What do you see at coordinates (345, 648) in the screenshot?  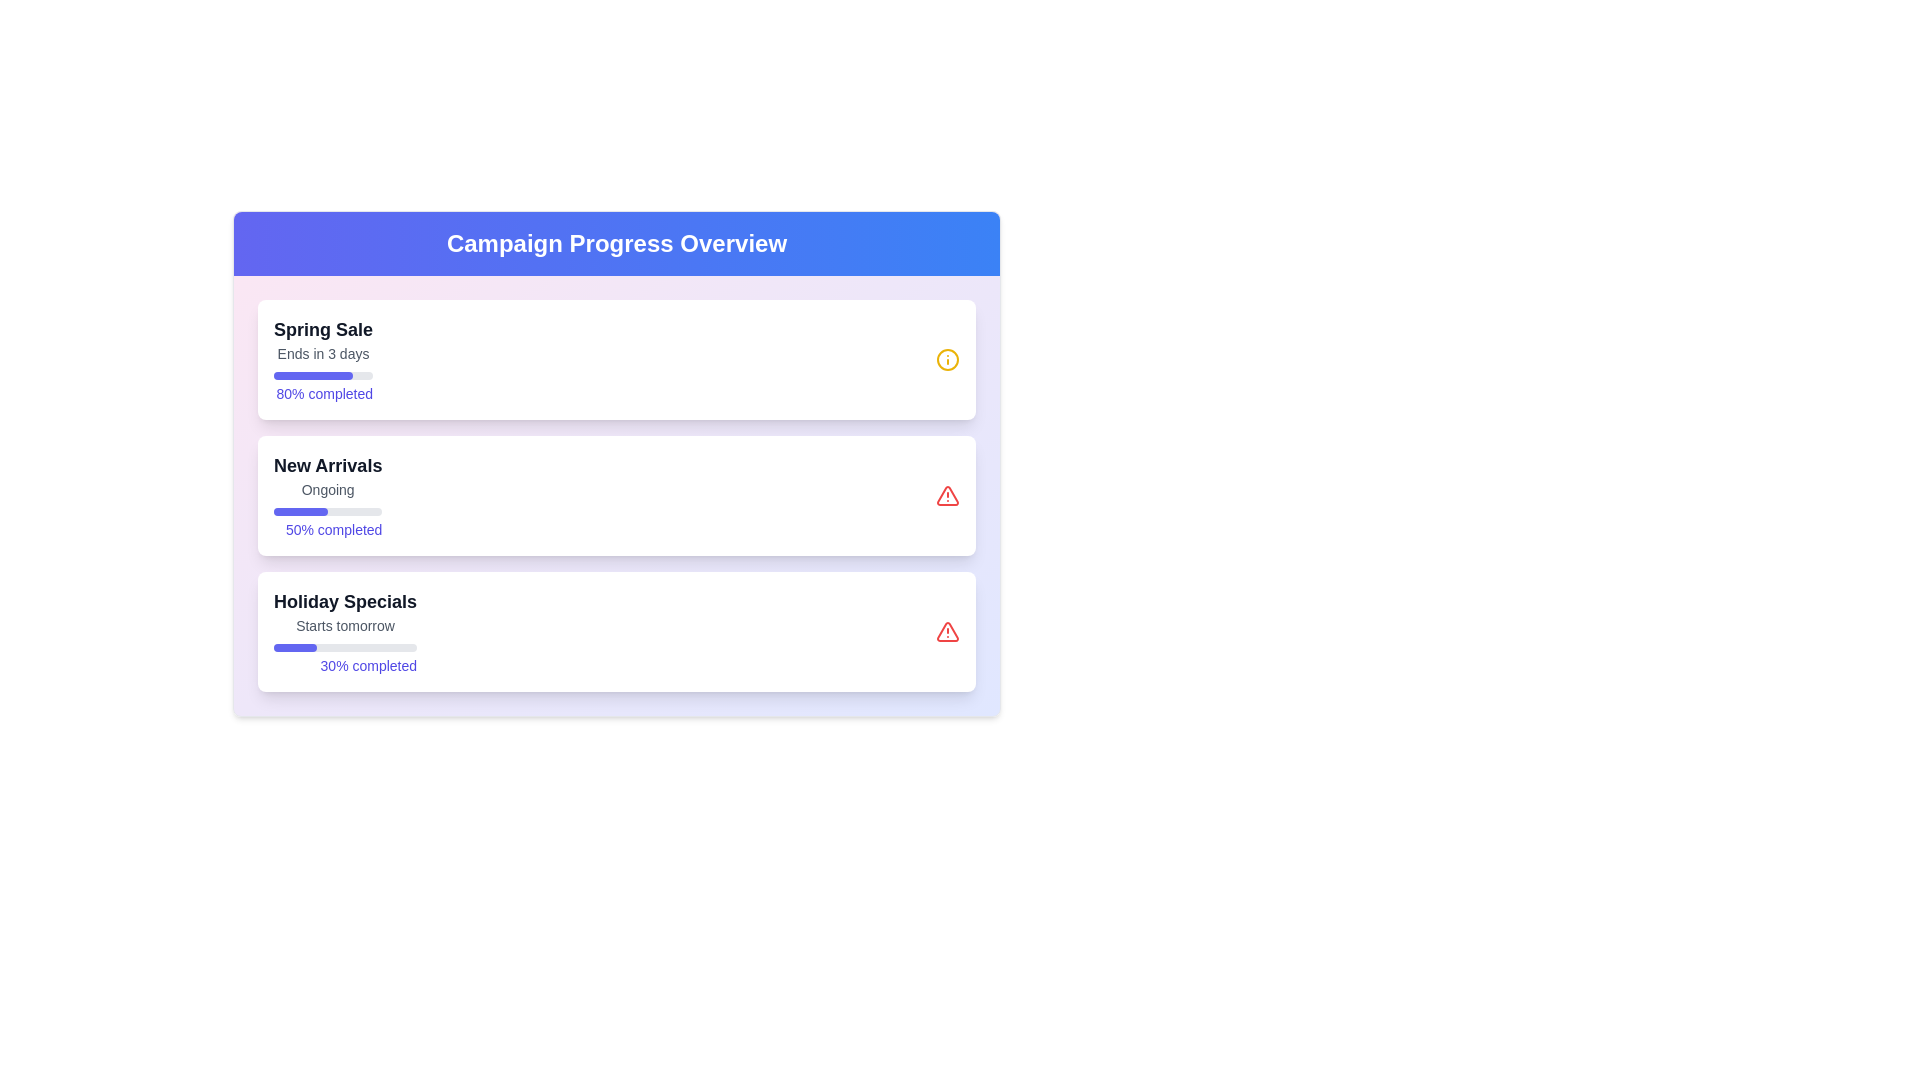 I see `the progress bar indicating 30% completion located under the text 'Starts tomorrow' and above '30% completed' in the 'Holiday Specials' section` at bounding box center [345, 648].